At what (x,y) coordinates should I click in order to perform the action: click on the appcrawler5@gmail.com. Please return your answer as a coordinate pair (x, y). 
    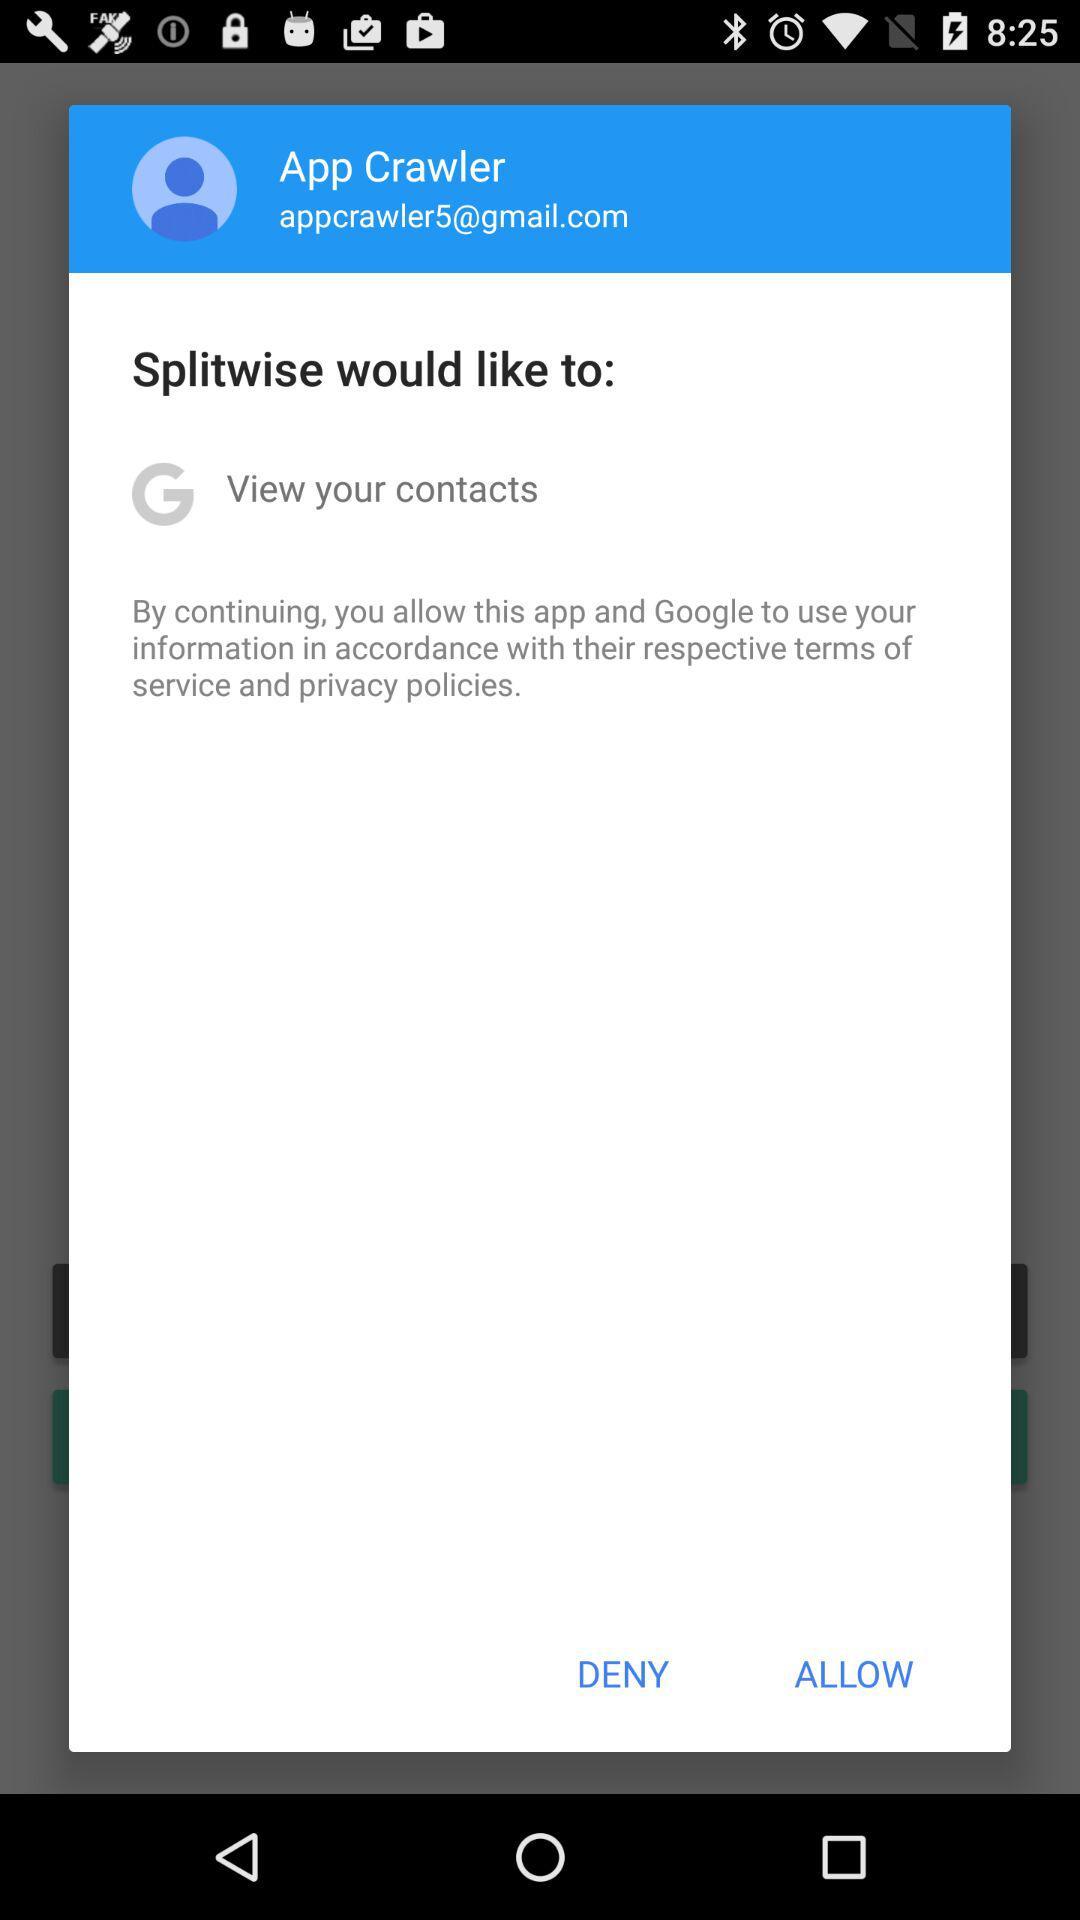
    Looking at the image, I should click on (454, 214).